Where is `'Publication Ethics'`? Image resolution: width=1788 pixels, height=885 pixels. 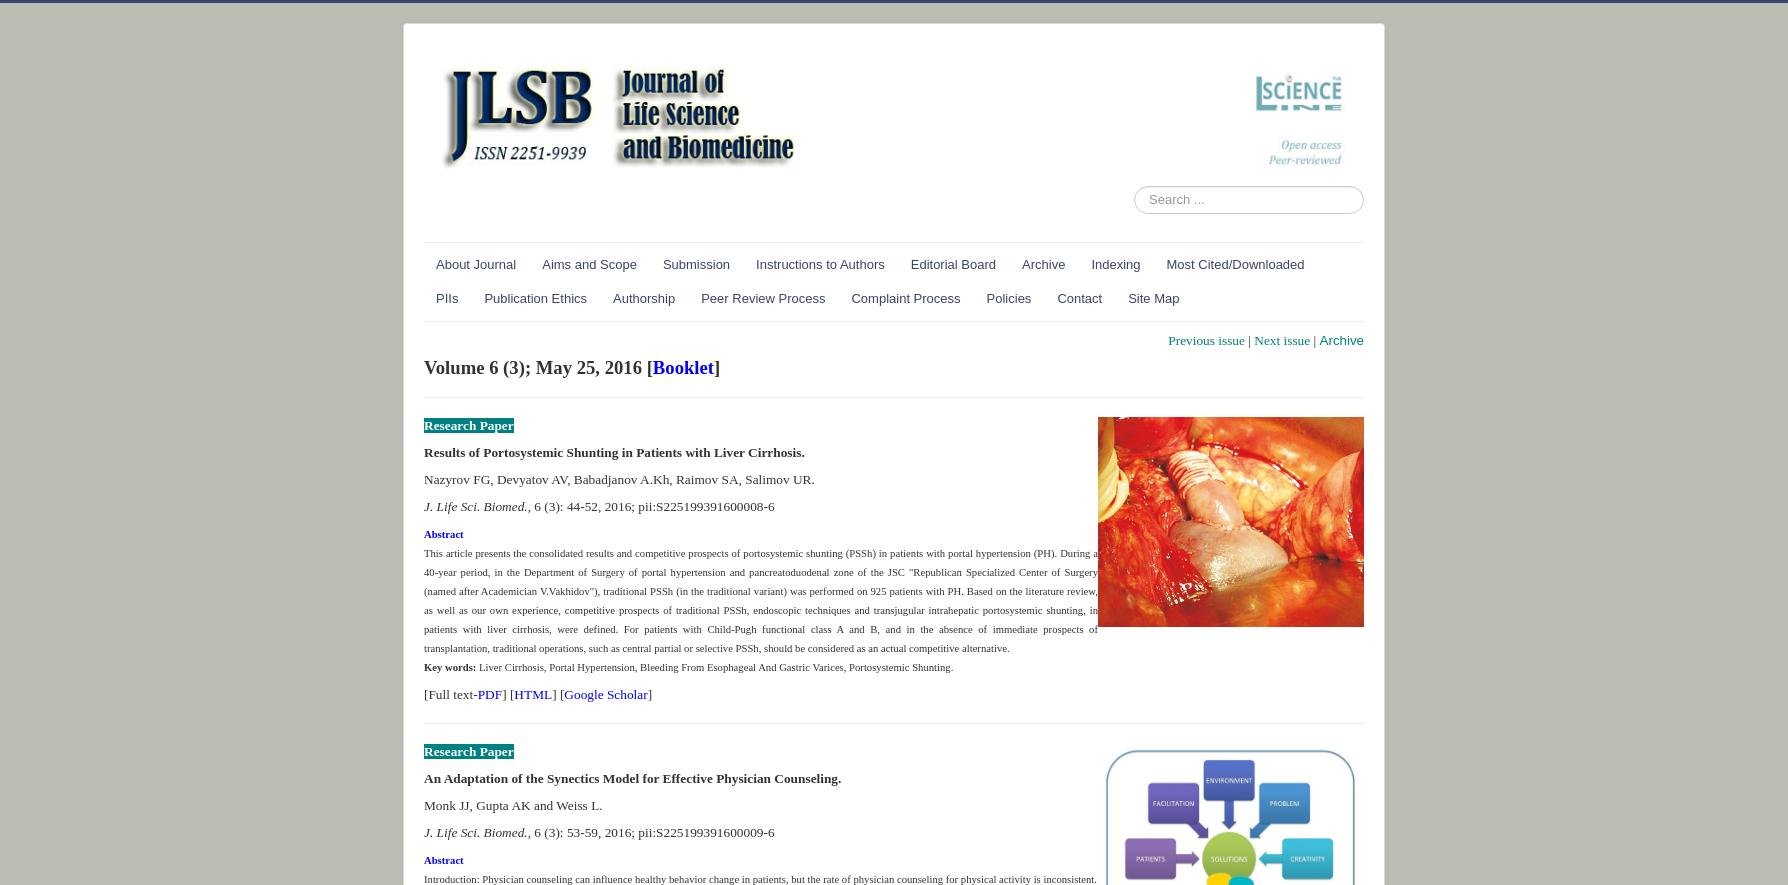 'Publication Ethics' is located at coordinates (535, 296).